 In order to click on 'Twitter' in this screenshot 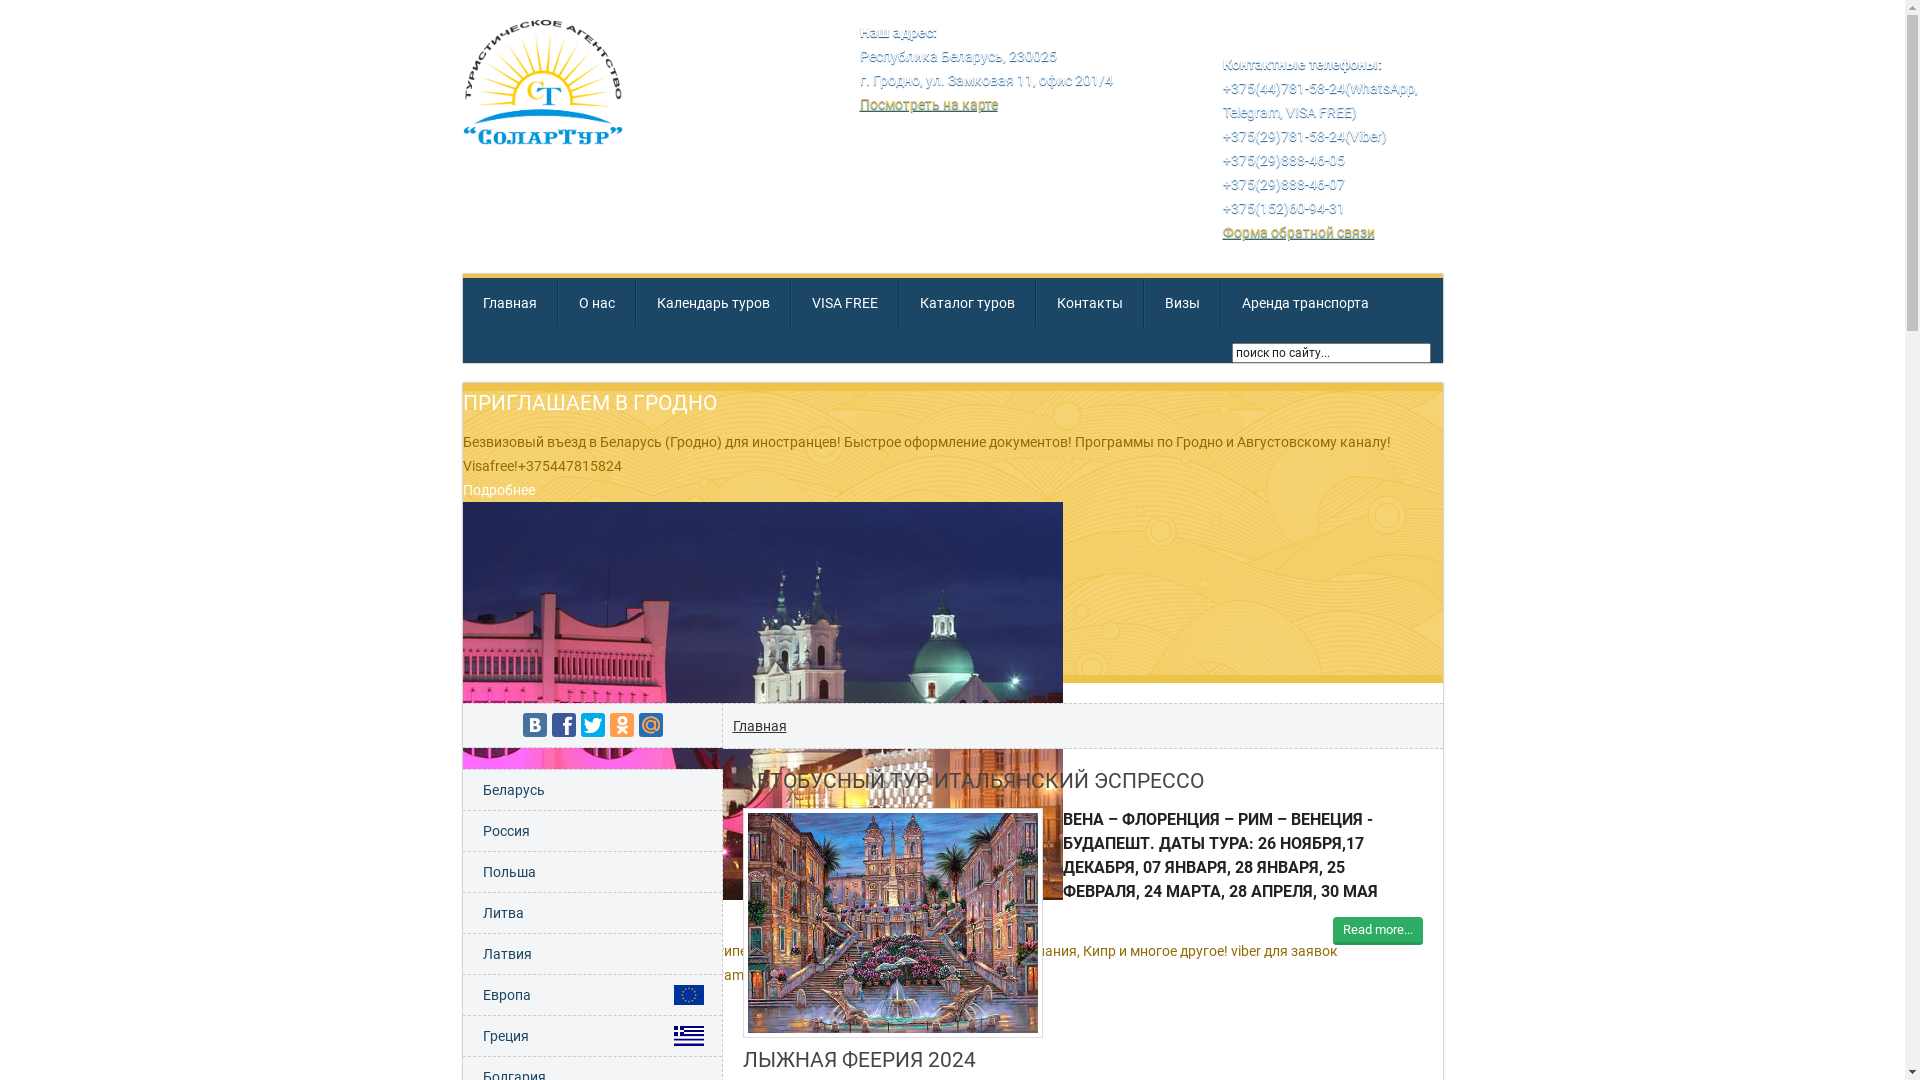, I will do `click(590, 725)`.